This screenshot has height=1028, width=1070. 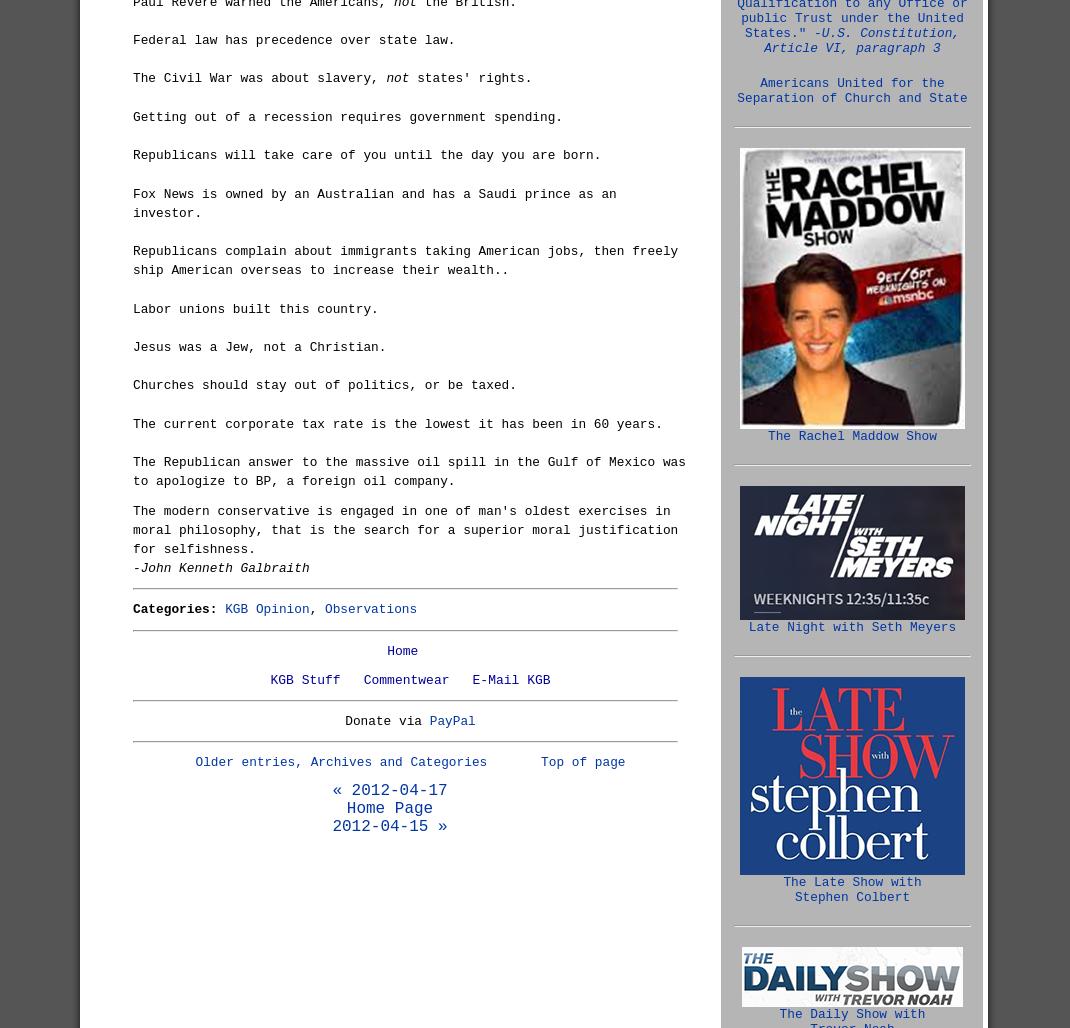 I want to click on 'Commentwear', so click(x=404, y=679).